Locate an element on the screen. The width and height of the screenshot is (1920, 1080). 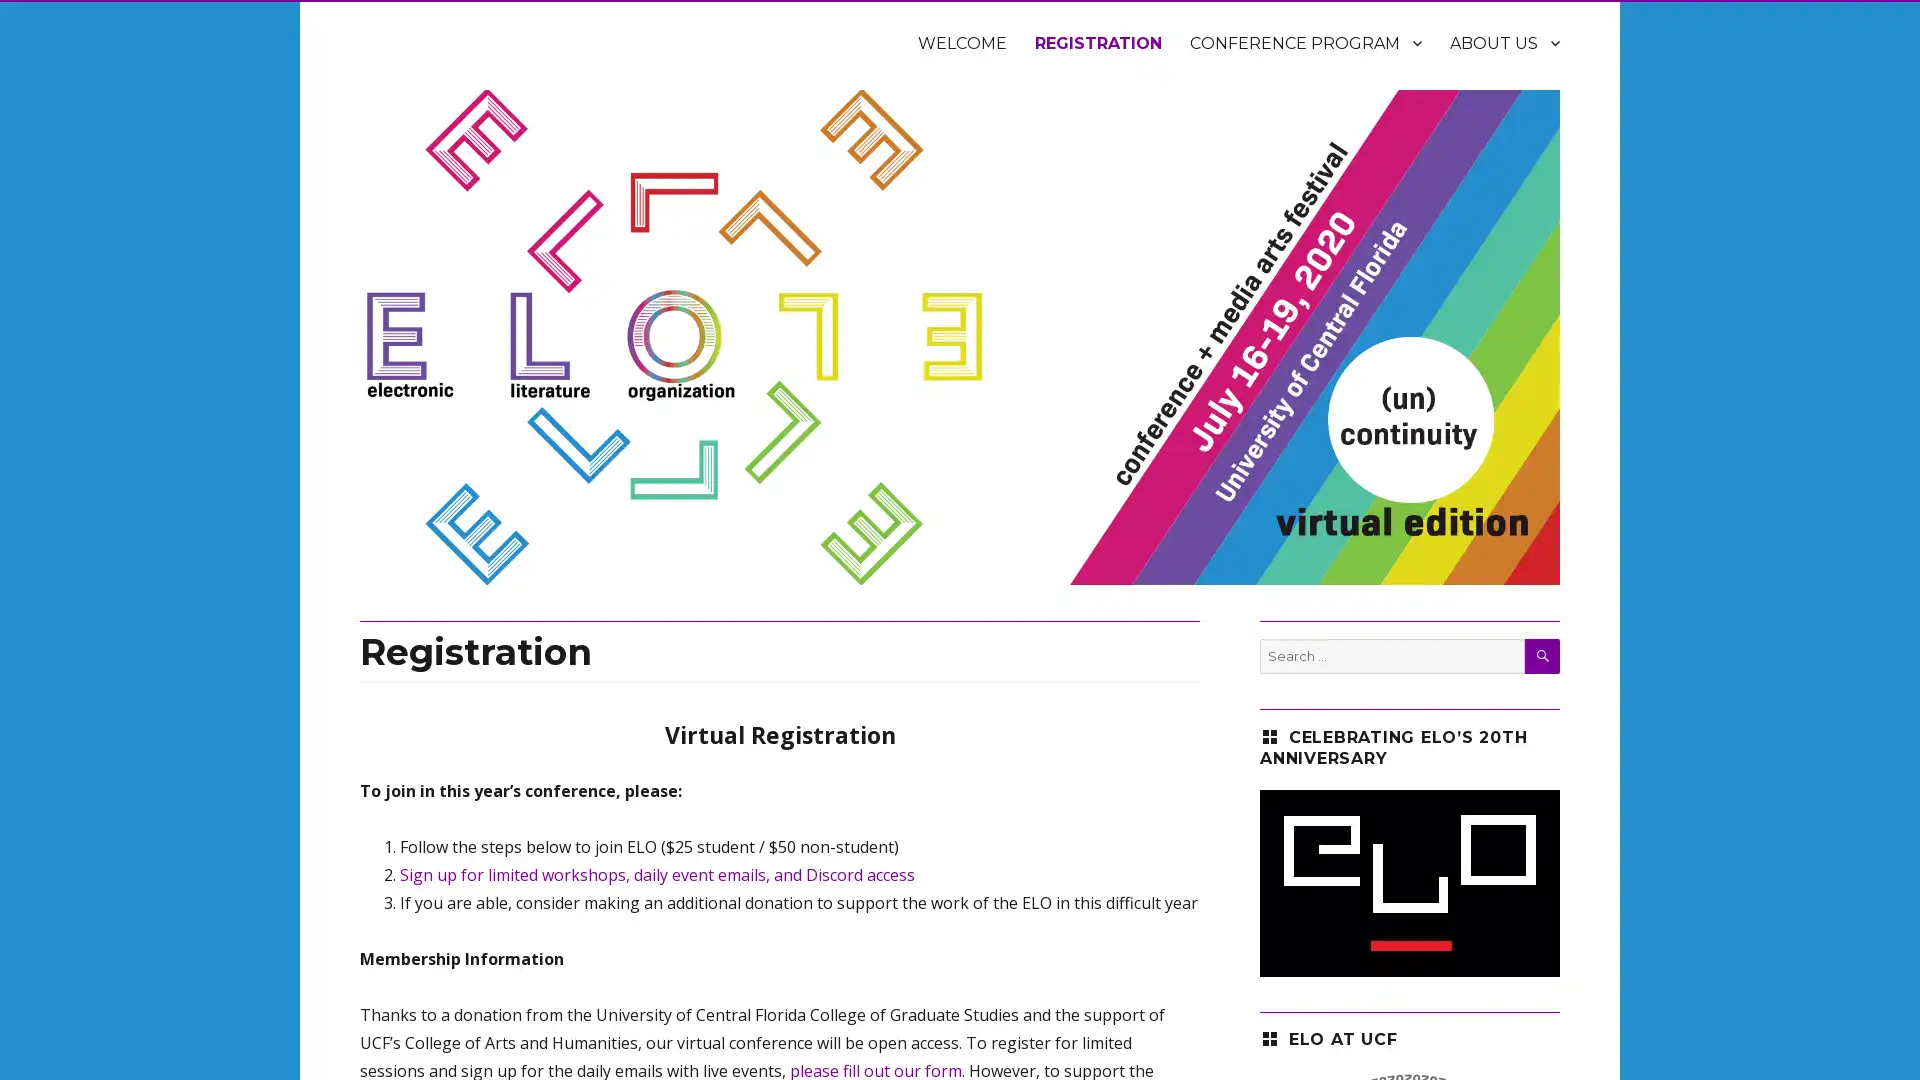
SEARCH is located at coordinates (1541, 655).